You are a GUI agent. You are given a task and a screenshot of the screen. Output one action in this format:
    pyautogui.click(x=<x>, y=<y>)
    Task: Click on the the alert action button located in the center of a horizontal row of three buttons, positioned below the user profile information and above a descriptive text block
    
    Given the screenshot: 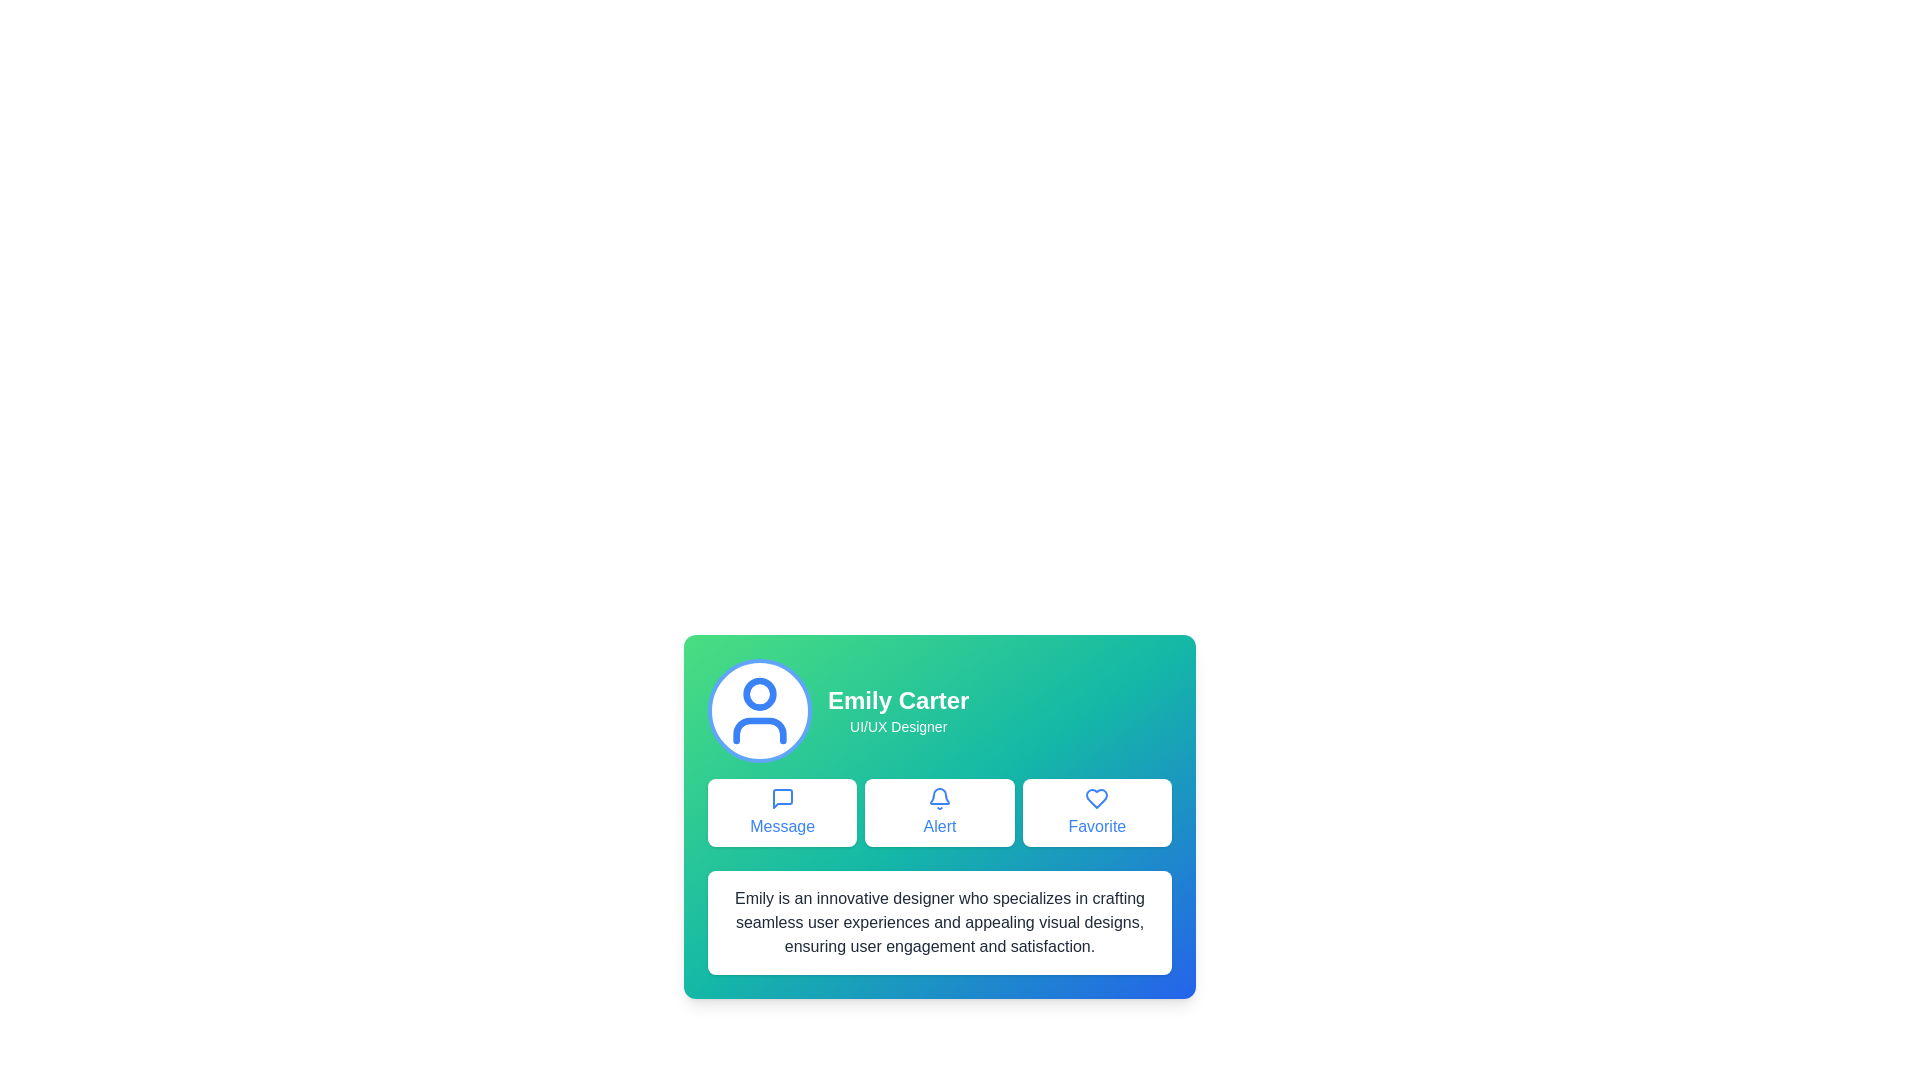 What is the action you would take?
    pyautogui.click(x=939, y=817)
    